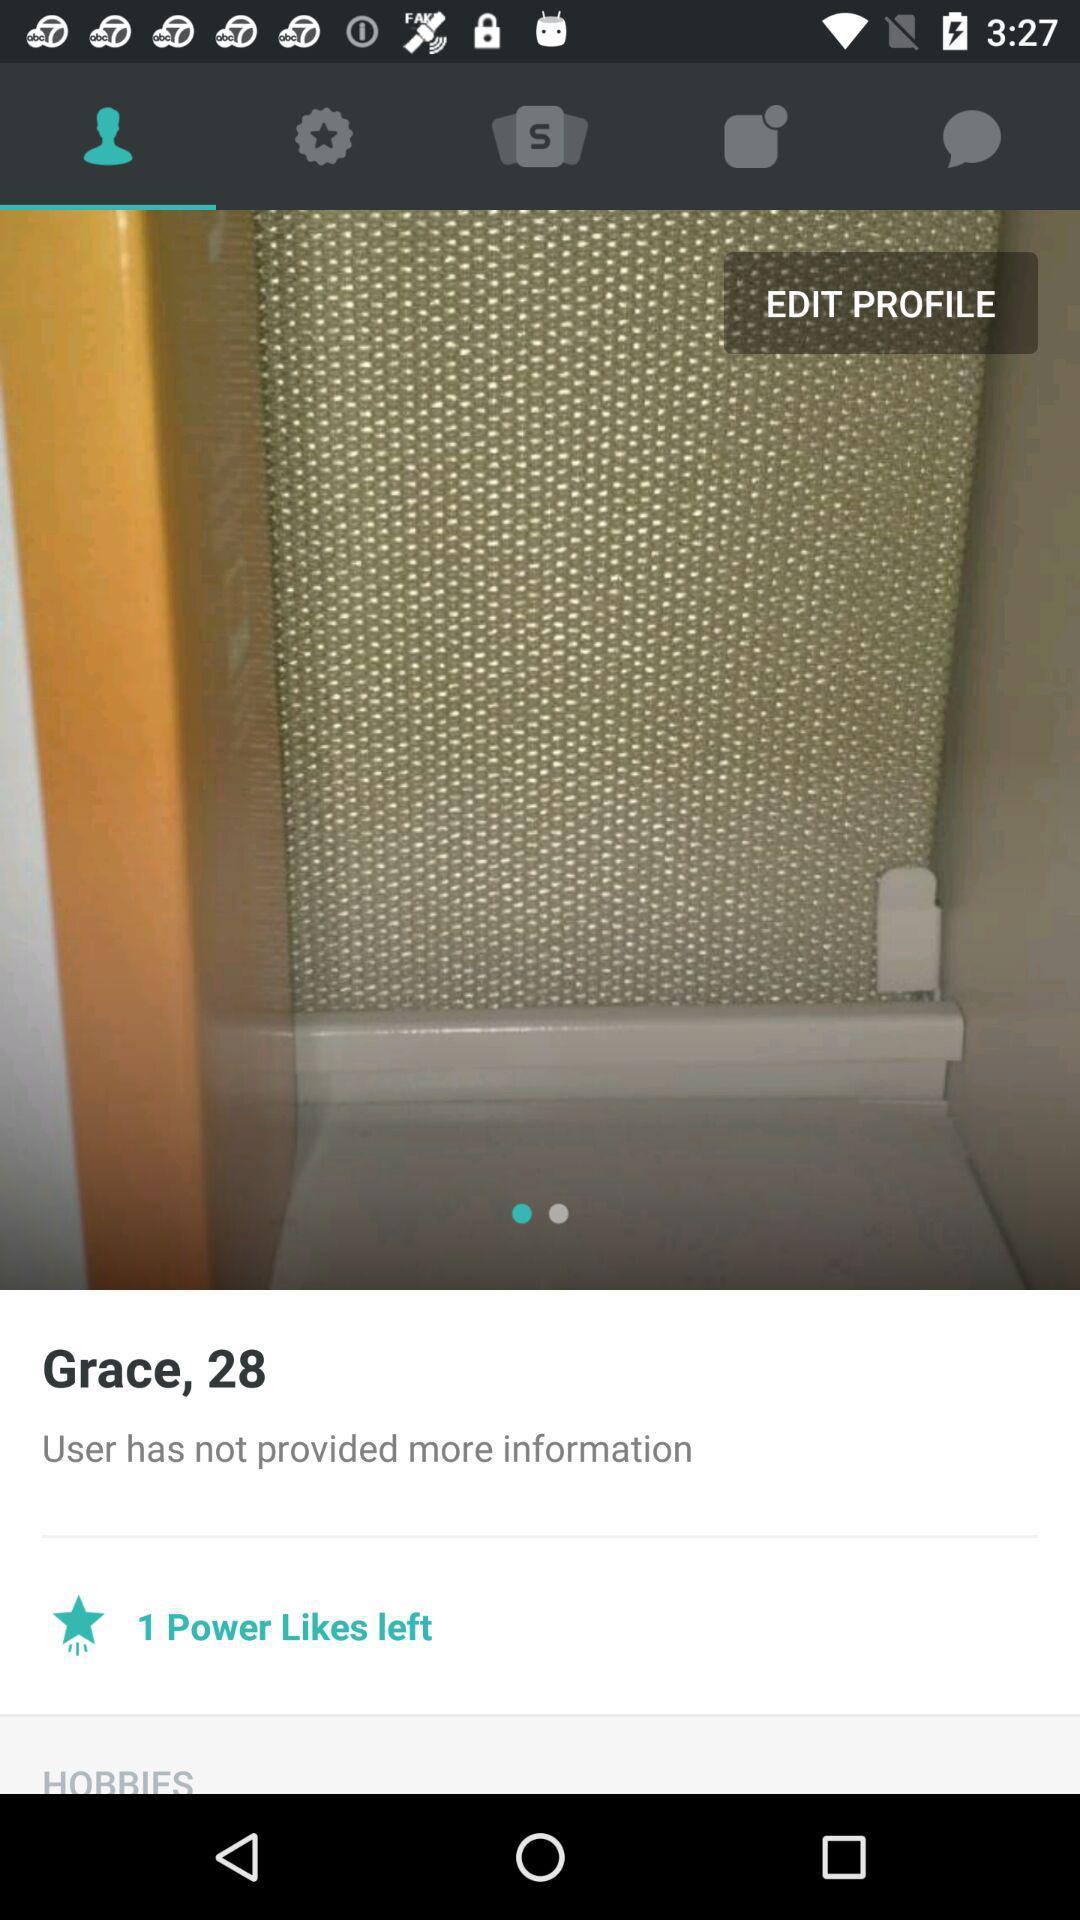  I want to click on the user has not, so click(540, 1447).